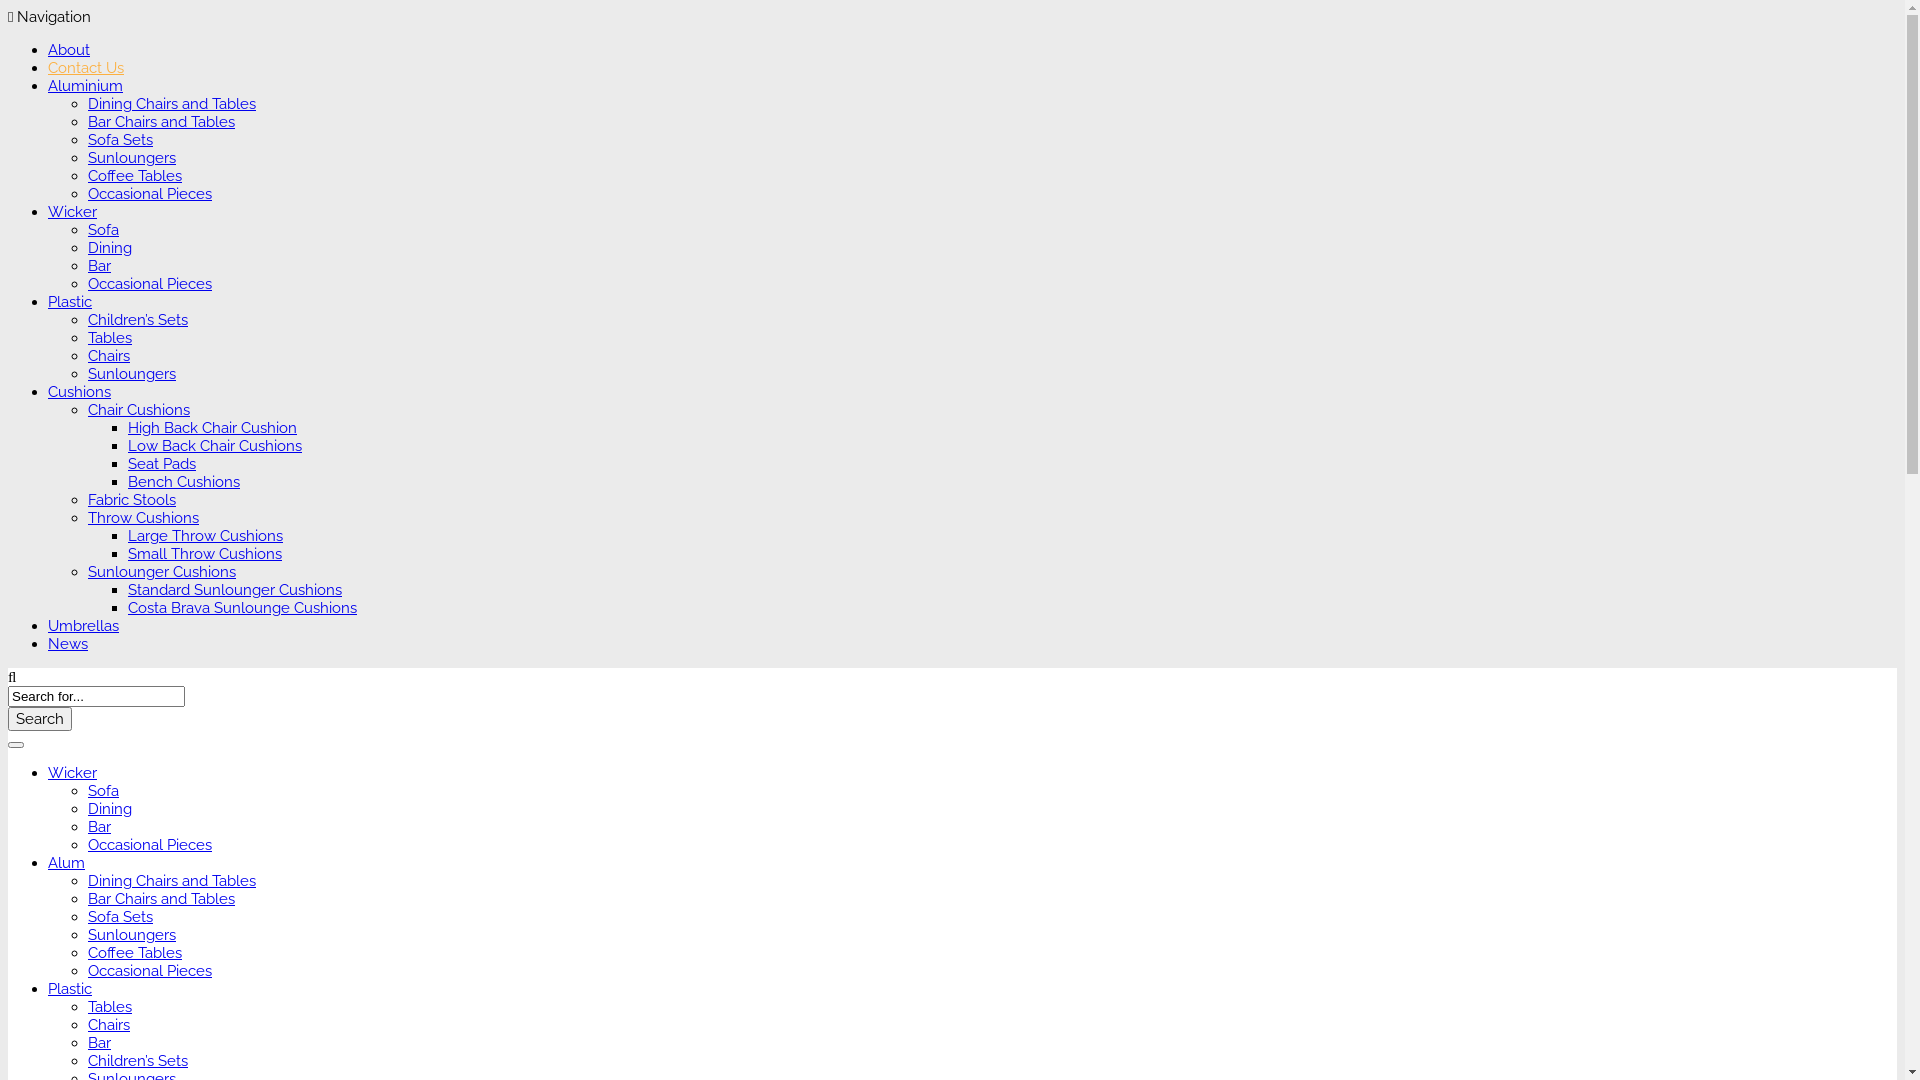 Image resolution: width=1920 pixels, height=1080 pixels. I want to click on 'Plastic', so click(48, 987).